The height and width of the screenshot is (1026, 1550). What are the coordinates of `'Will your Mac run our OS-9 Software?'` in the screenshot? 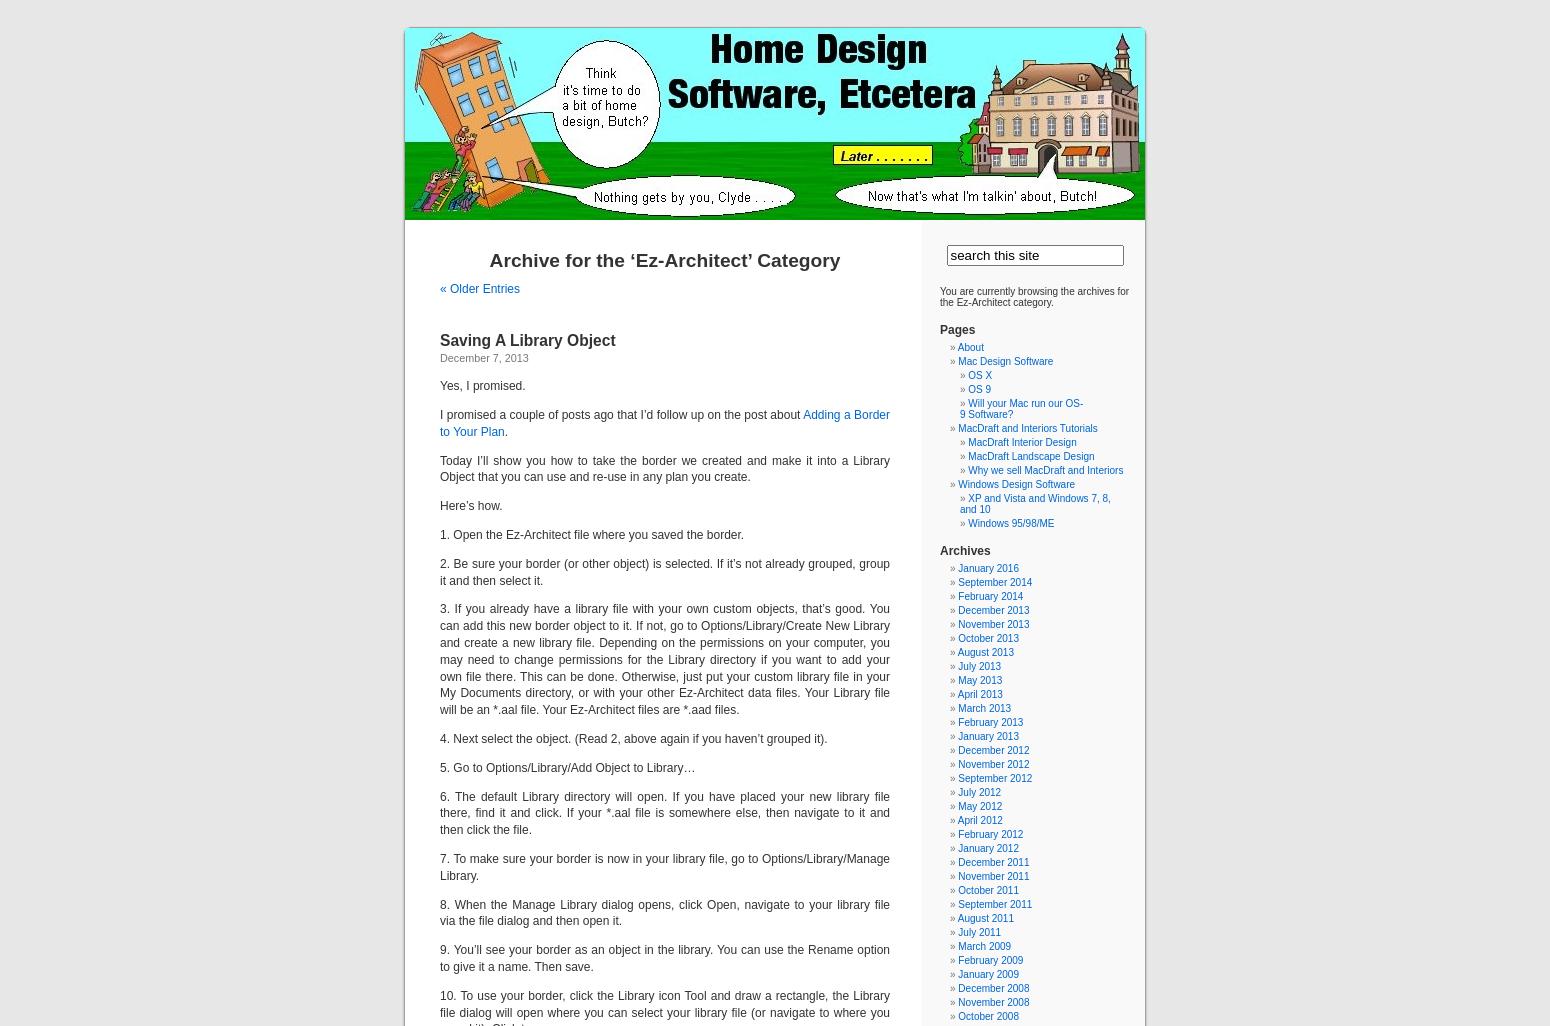 It's located at (959, 407).